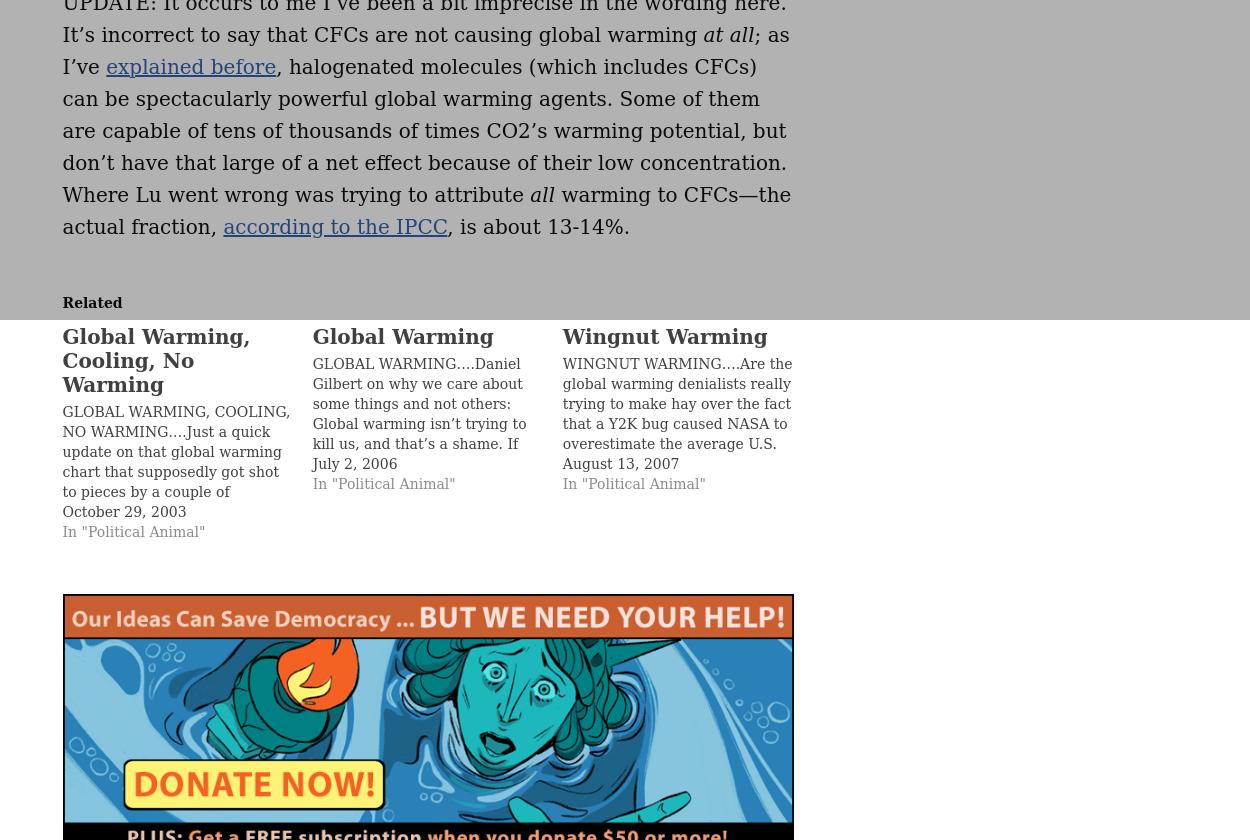  I want to click on 'at all', so click(727, 35).